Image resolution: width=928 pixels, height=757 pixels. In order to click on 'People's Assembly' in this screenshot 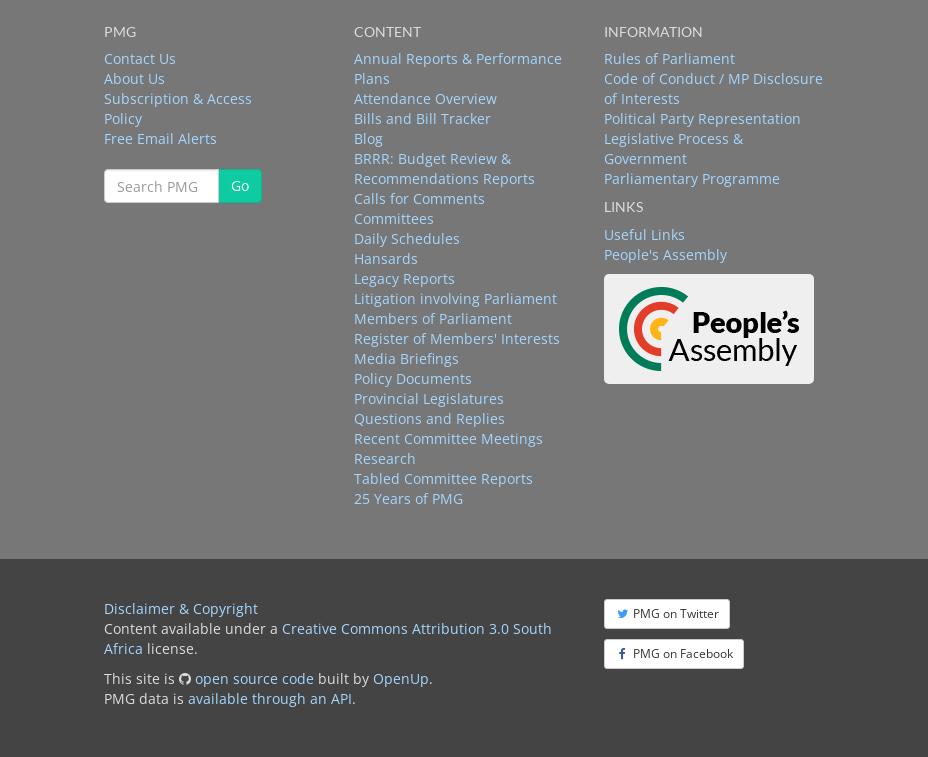, I will do `click(664, 252)`.